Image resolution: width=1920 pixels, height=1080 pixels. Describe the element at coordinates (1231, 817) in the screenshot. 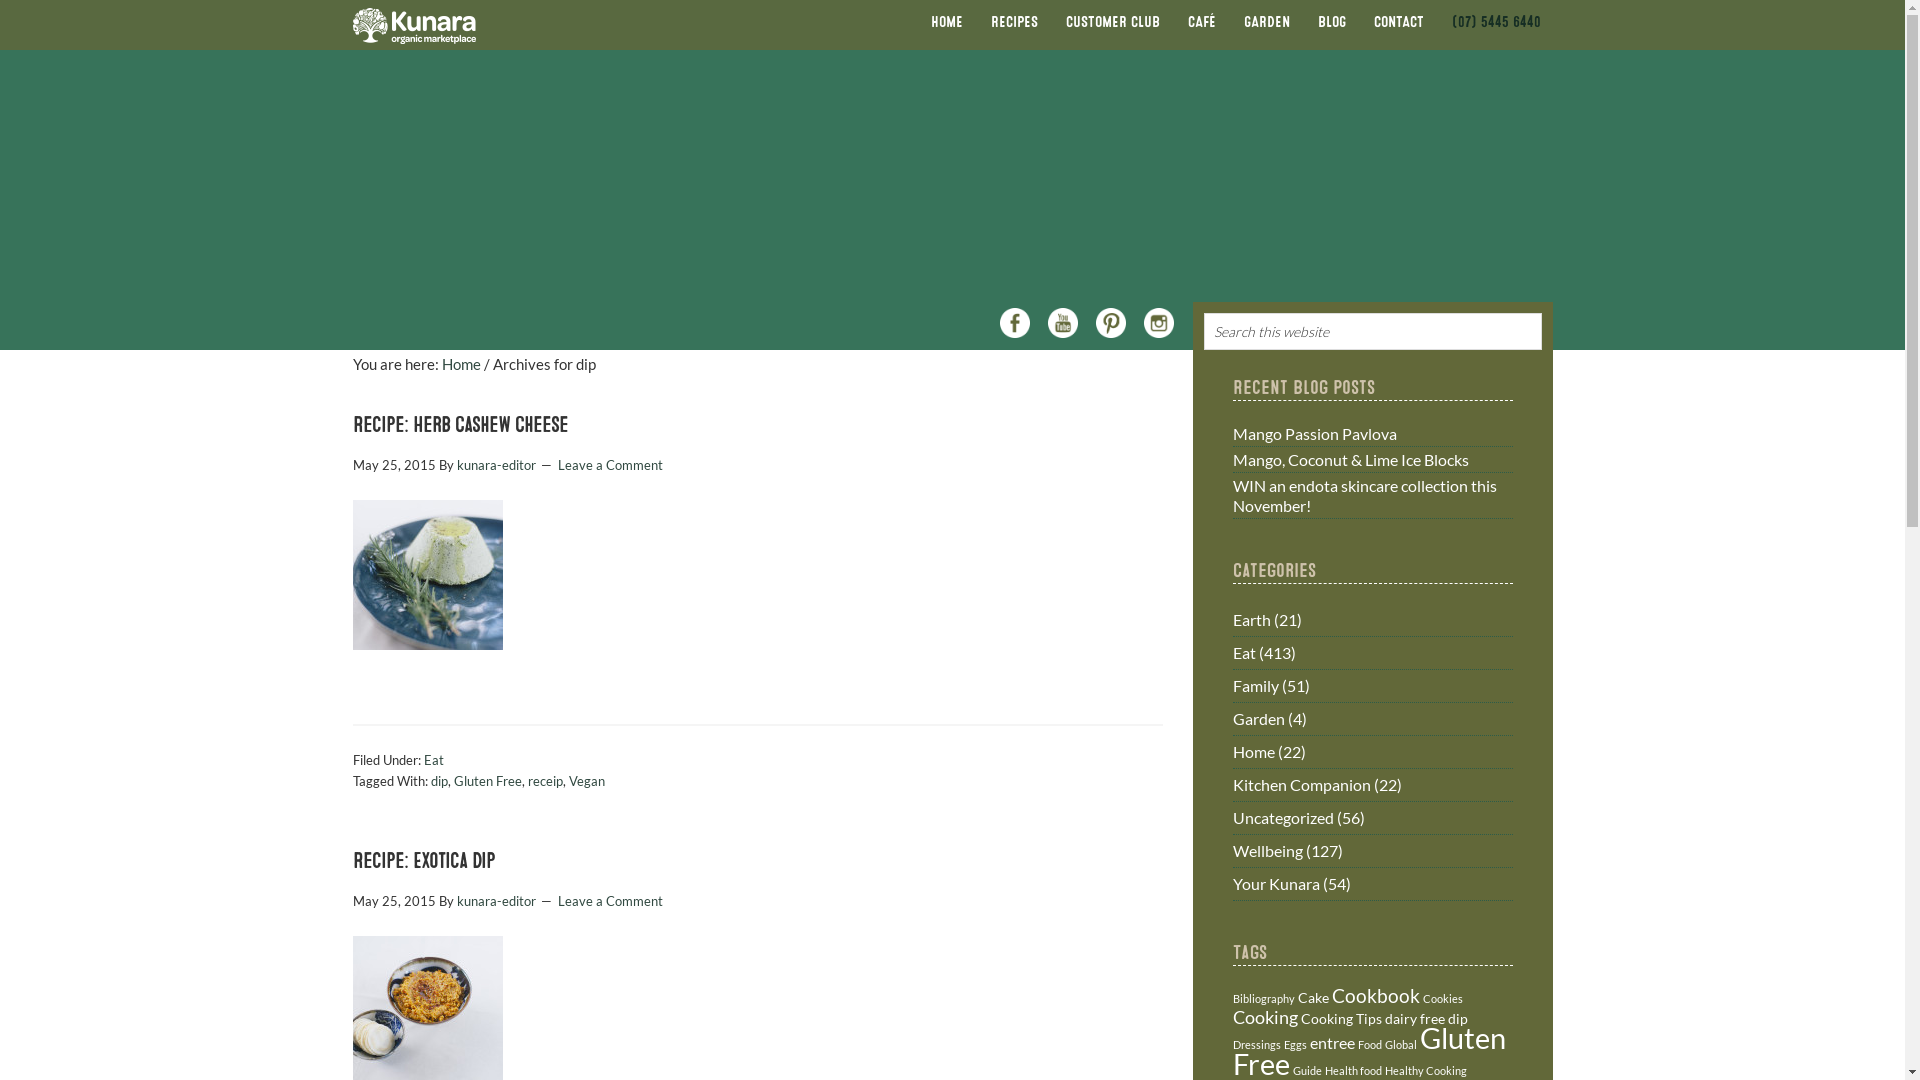

I see `'Uncategorized'` at that location.